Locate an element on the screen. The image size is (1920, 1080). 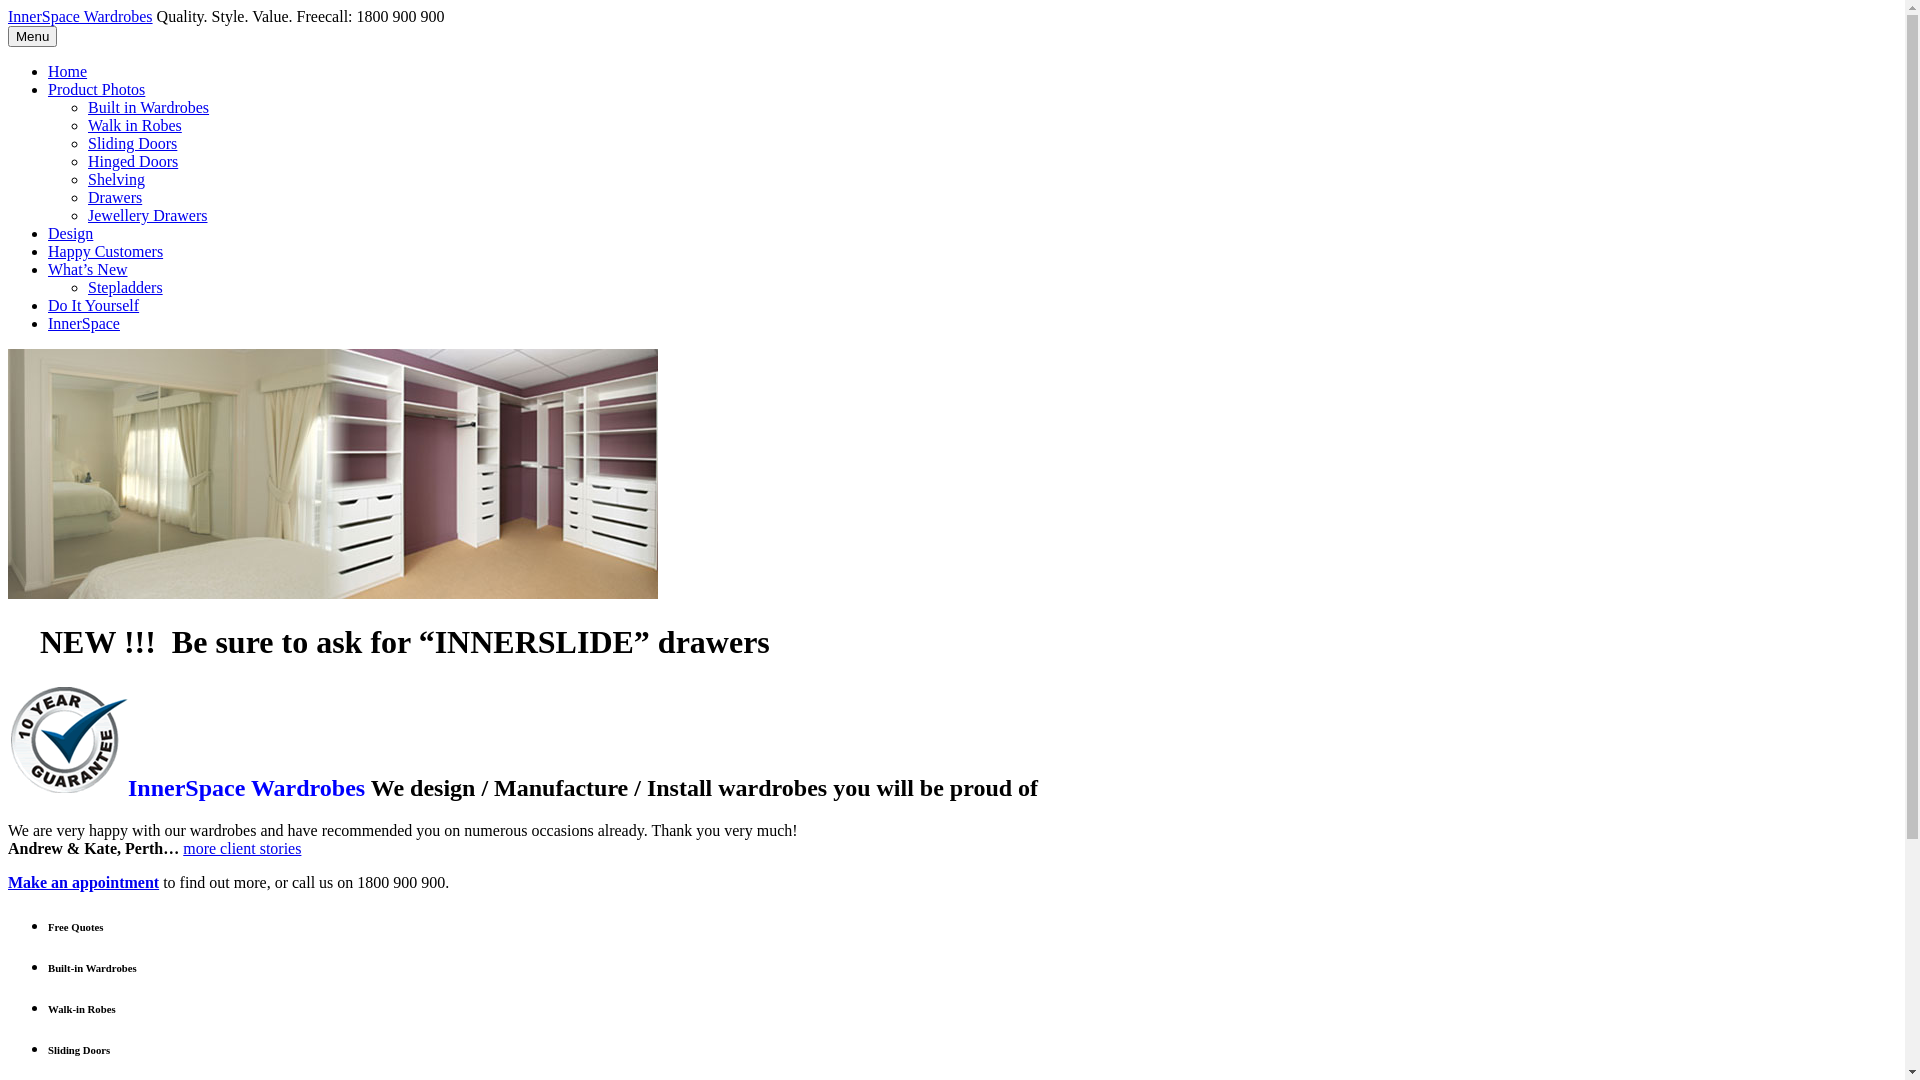
'Happy Customers' is located at coordinates (104, 250).